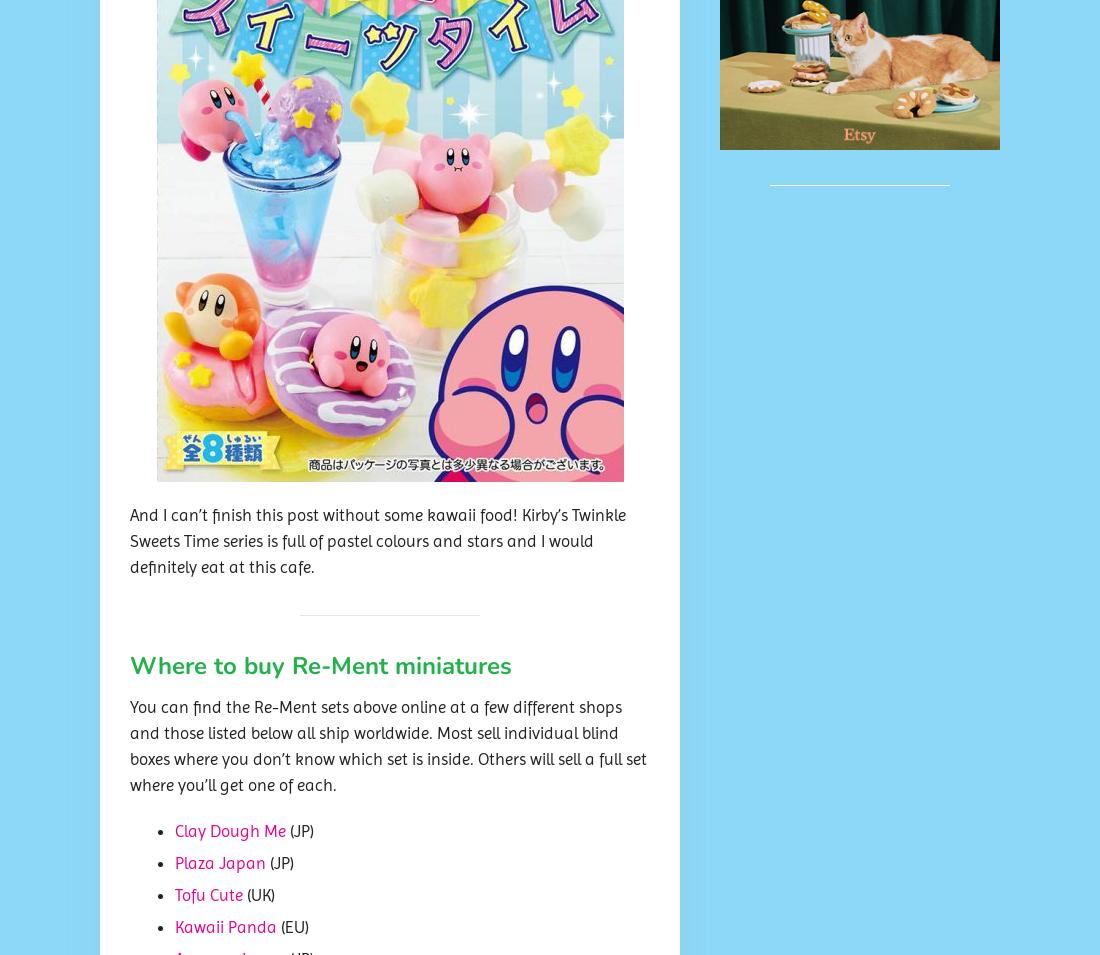 This screenshot has height=955, width=1100. Describe the element at coordinates (226, 927) in the screenshot. I see `'Kawaii Panda'` at that location.